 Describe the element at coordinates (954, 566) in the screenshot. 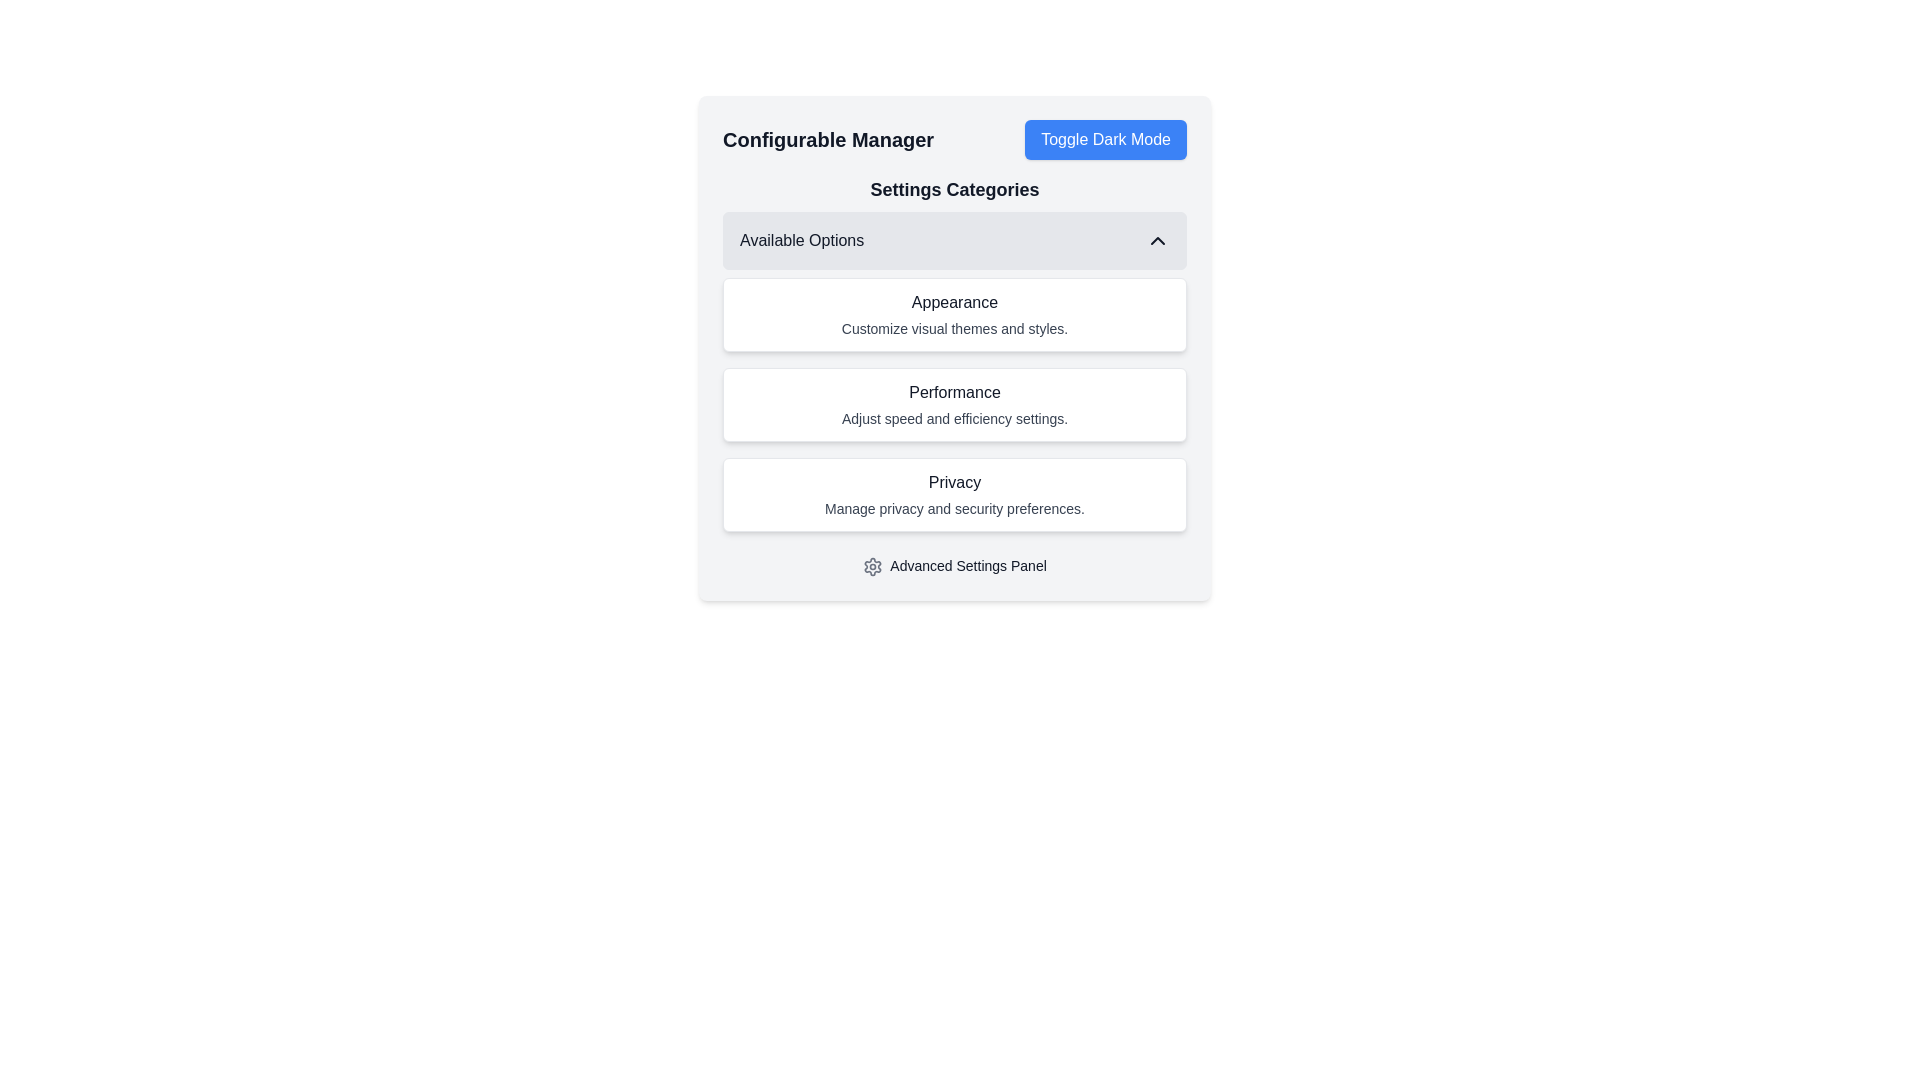

I see `the text label indicating the name or purpose of the adjacent settings panel, located at the bottom of the interface, centered horizontally` at that location.